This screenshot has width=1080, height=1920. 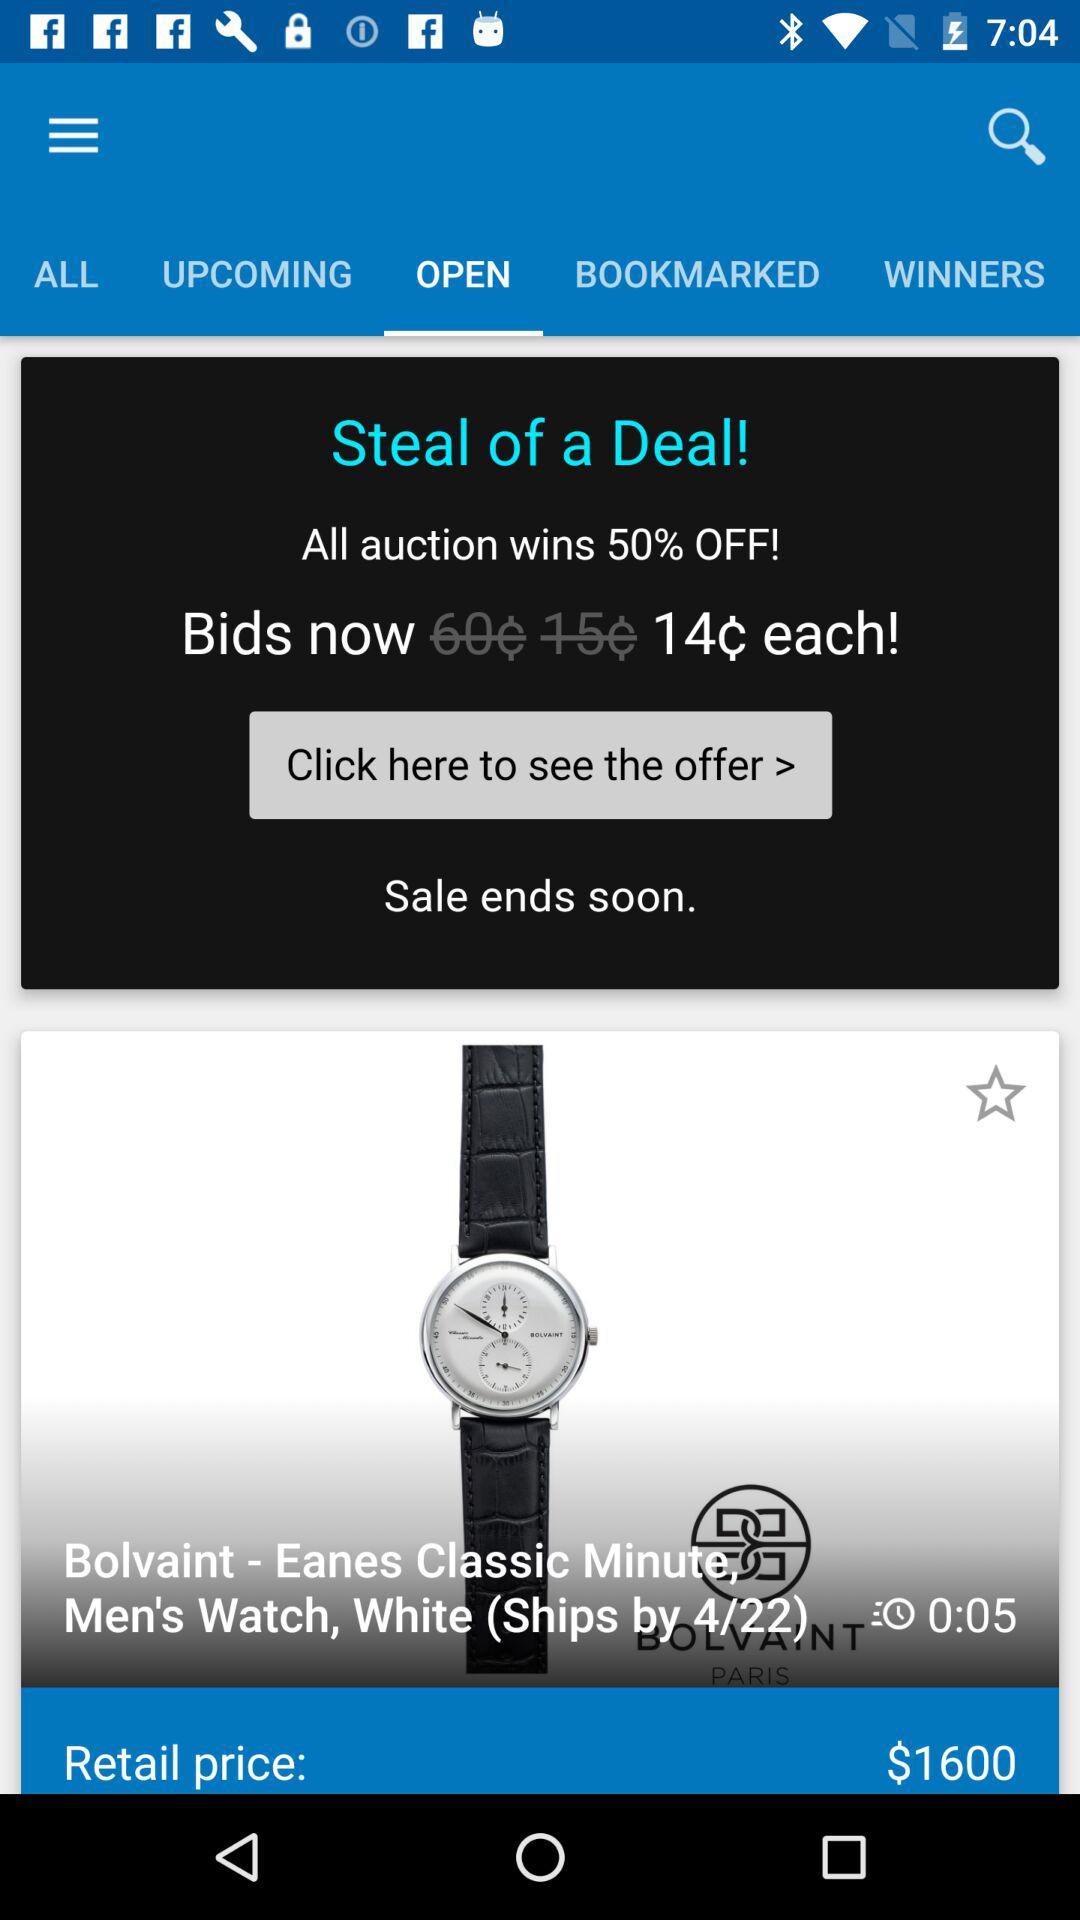 What do you see at coordinates (540, 673) in the screenshot?
I see `offer` at bounding box center [540, 673].